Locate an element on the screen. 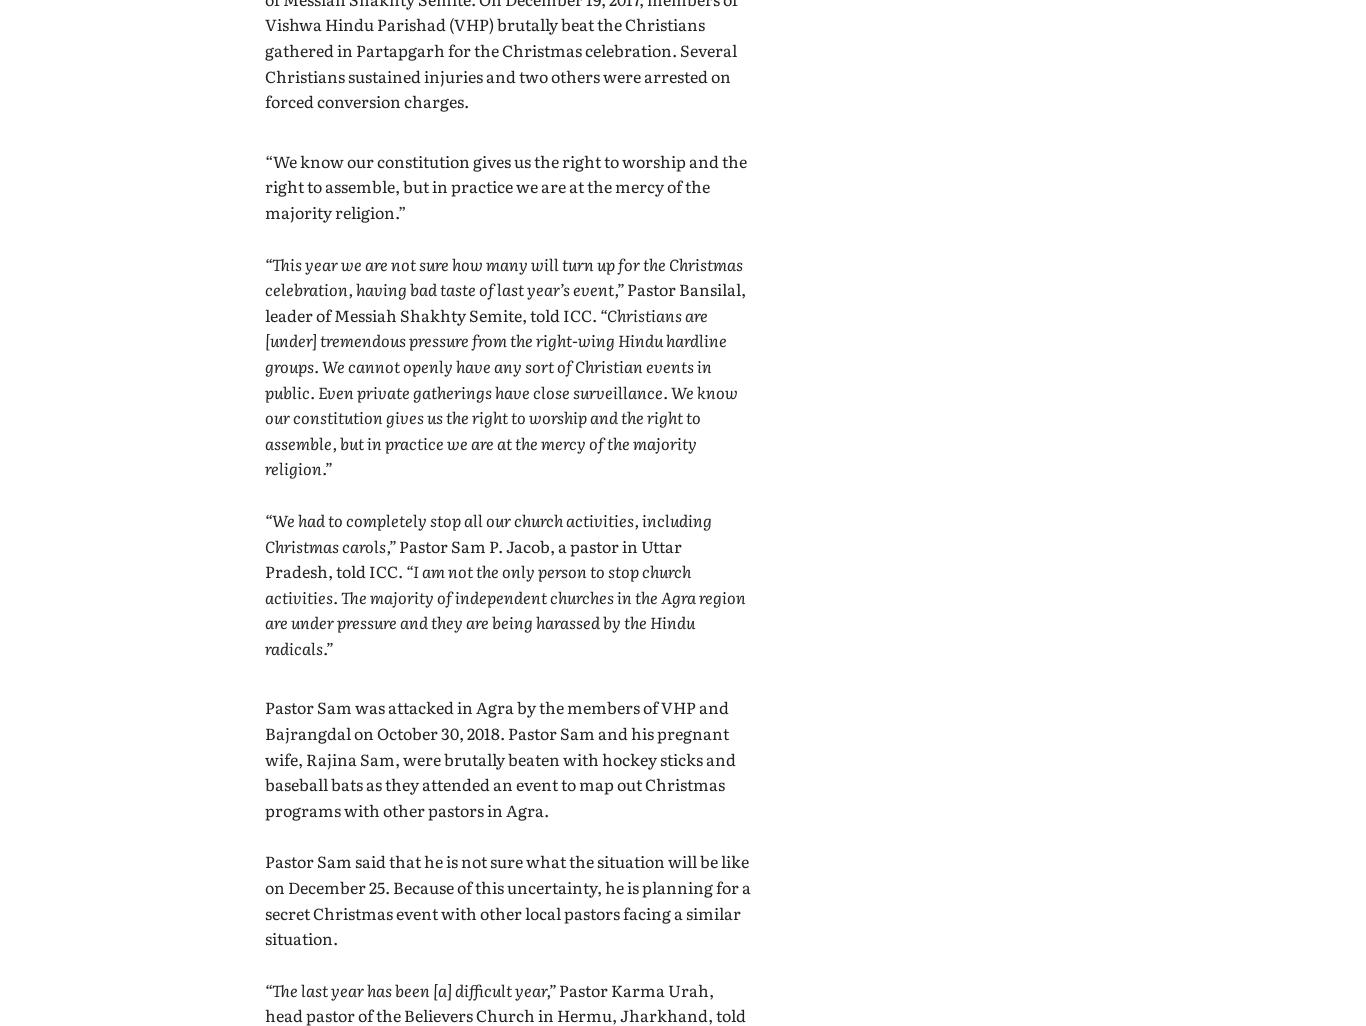 Image resolution: width=1366 pixels, height=1026 pixels. 'Pastor Sam said that he is not sure what the situation will be like on December 25. Because of this uncertainty, he is planning for a secret Christmas event with other local pastors facing a similar situation.' is located at coordinates (508, 898).